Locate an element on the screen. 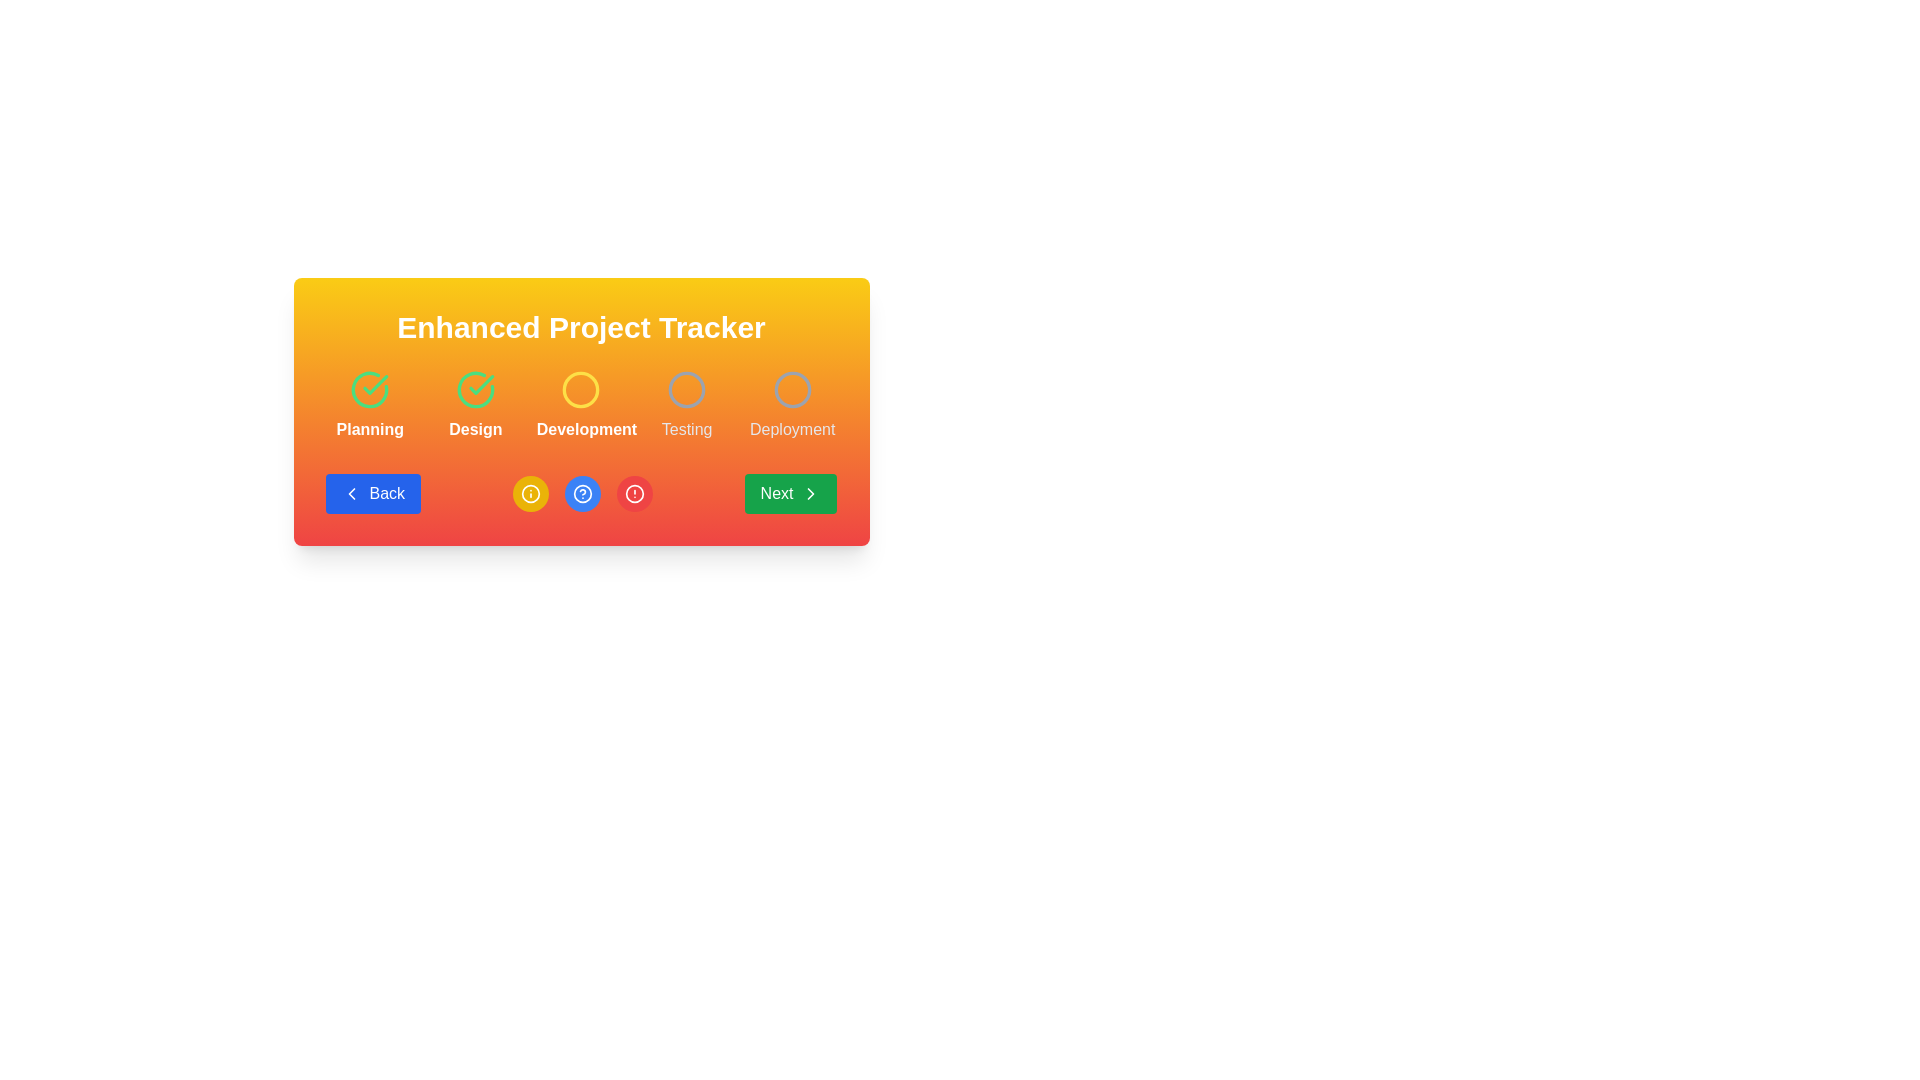  the circular red icon that is part of the notification or alert symbol, positioned below the text 'Enhanced Project Tracker' as the third item in the row of circular buttons is located at coordinates (633, 493).